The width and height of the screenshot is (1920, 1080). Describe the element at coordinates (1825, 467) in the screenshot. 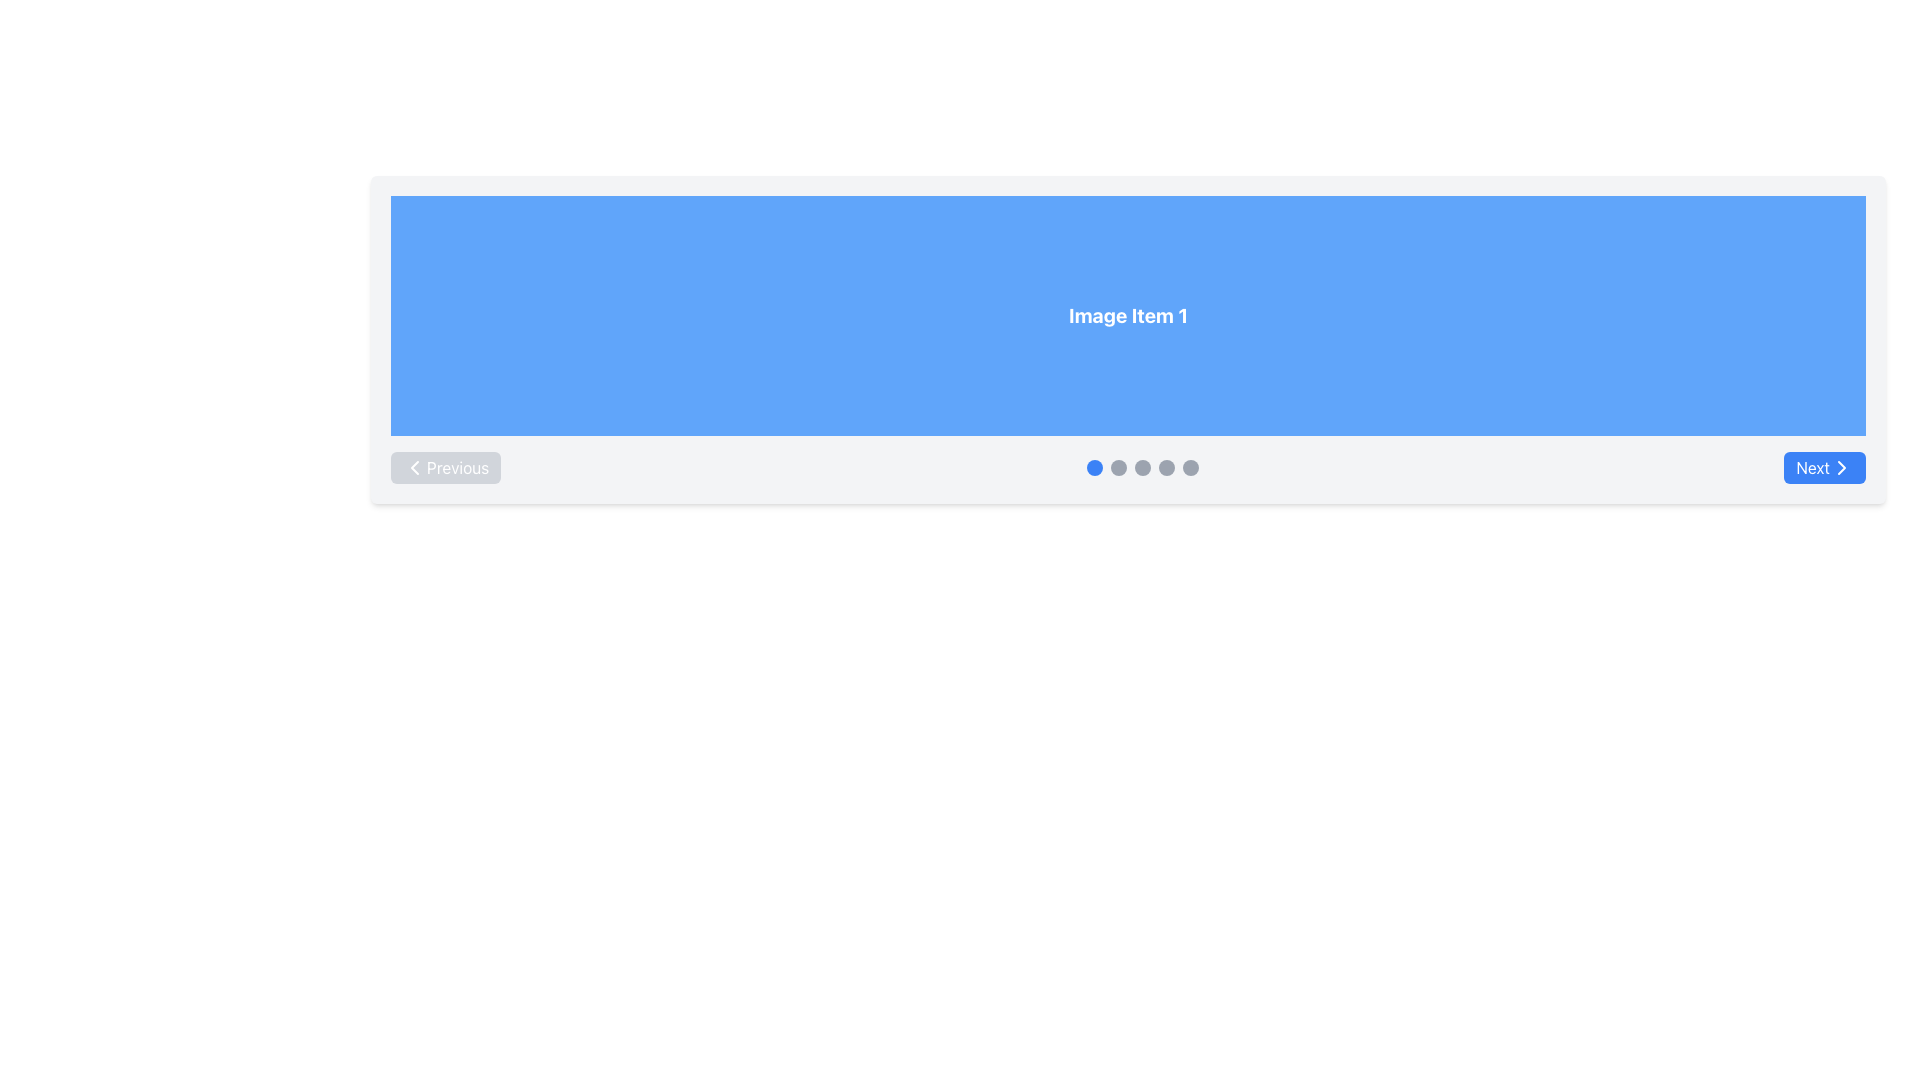

I see `the navigation button located at the bottom-right corner of the navigation bar` at that location.